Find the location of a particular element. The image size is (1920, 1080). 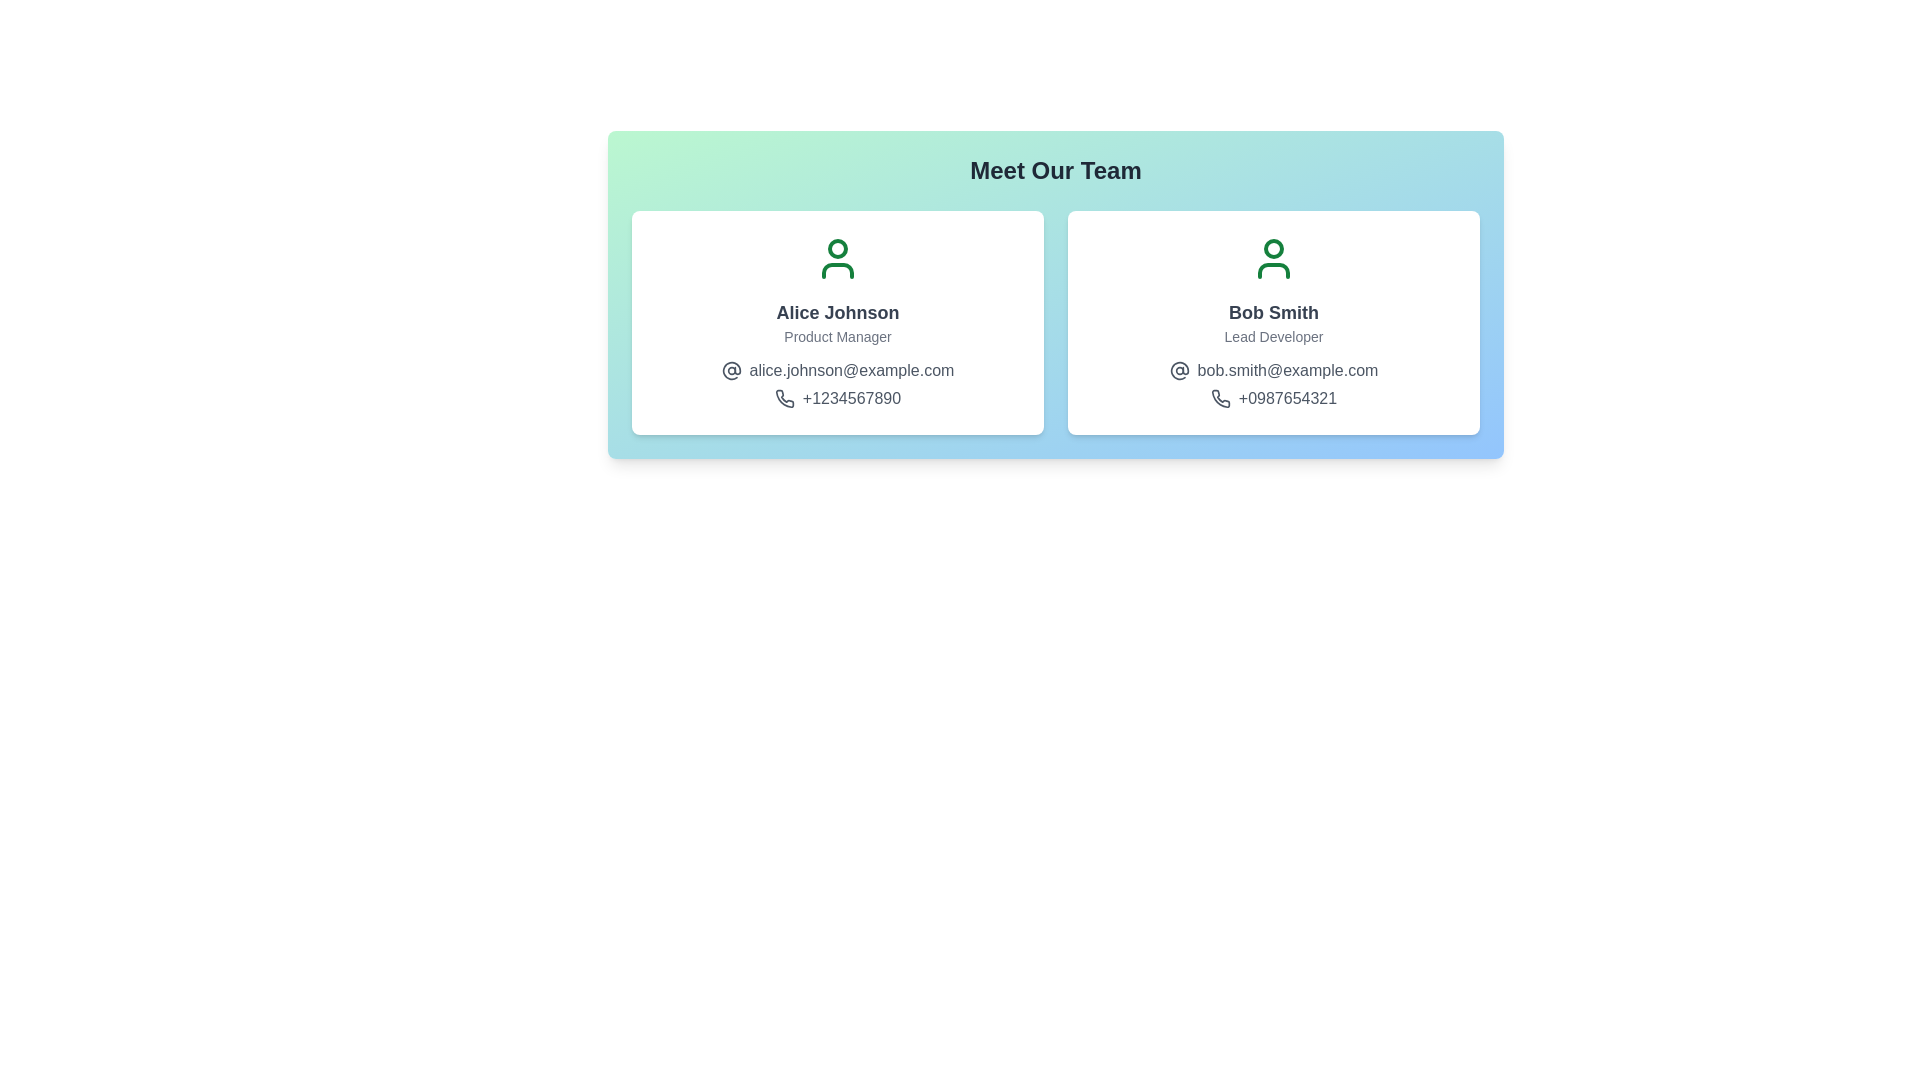

the phone icon located in the left profile card under the 'Meet Our Team' section, which is visually represented as a phone symbol and aligned with the email and phone number text is located at coordinates (783, 398).